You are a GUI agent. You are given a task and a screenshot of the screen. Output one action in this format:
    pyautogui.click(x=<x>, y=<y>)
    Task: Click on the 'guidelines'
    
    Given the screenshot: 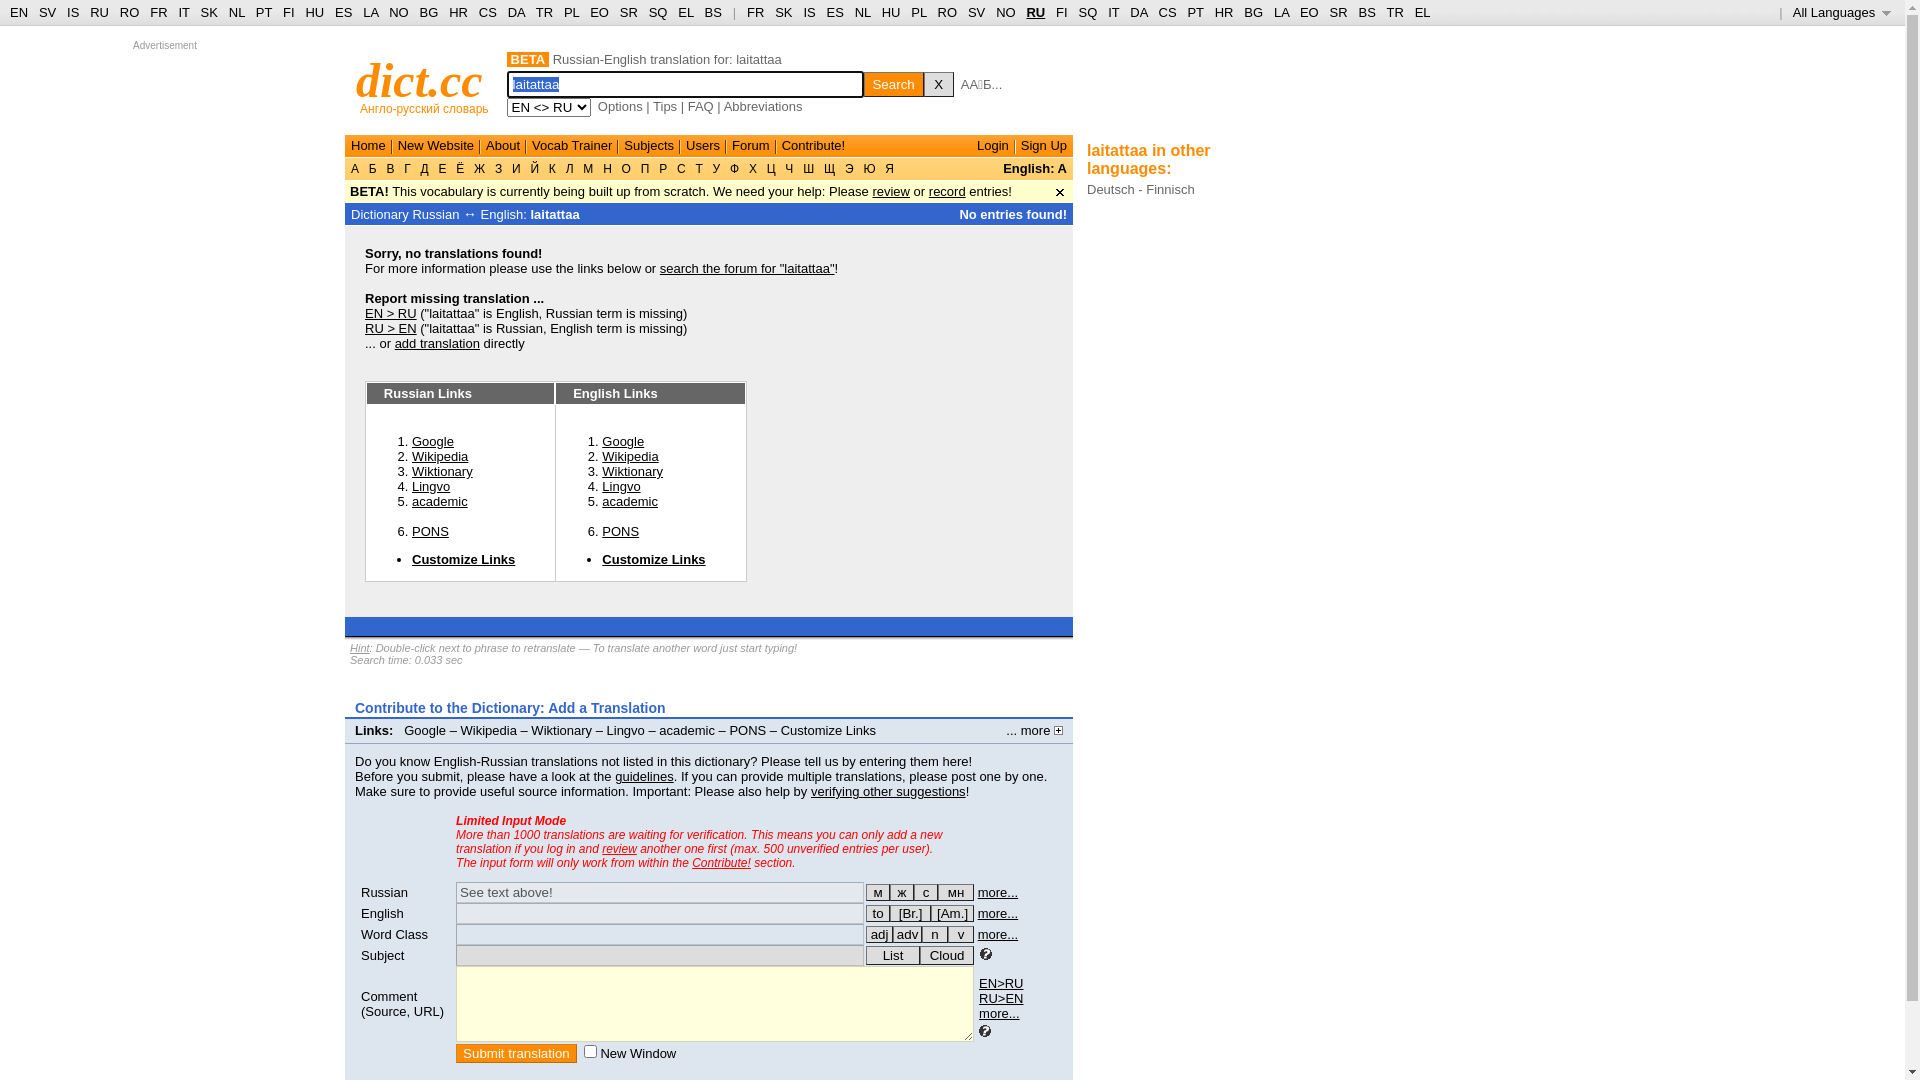 What is the action you would take?
    pyautogui.click(x=613, y=775)
    